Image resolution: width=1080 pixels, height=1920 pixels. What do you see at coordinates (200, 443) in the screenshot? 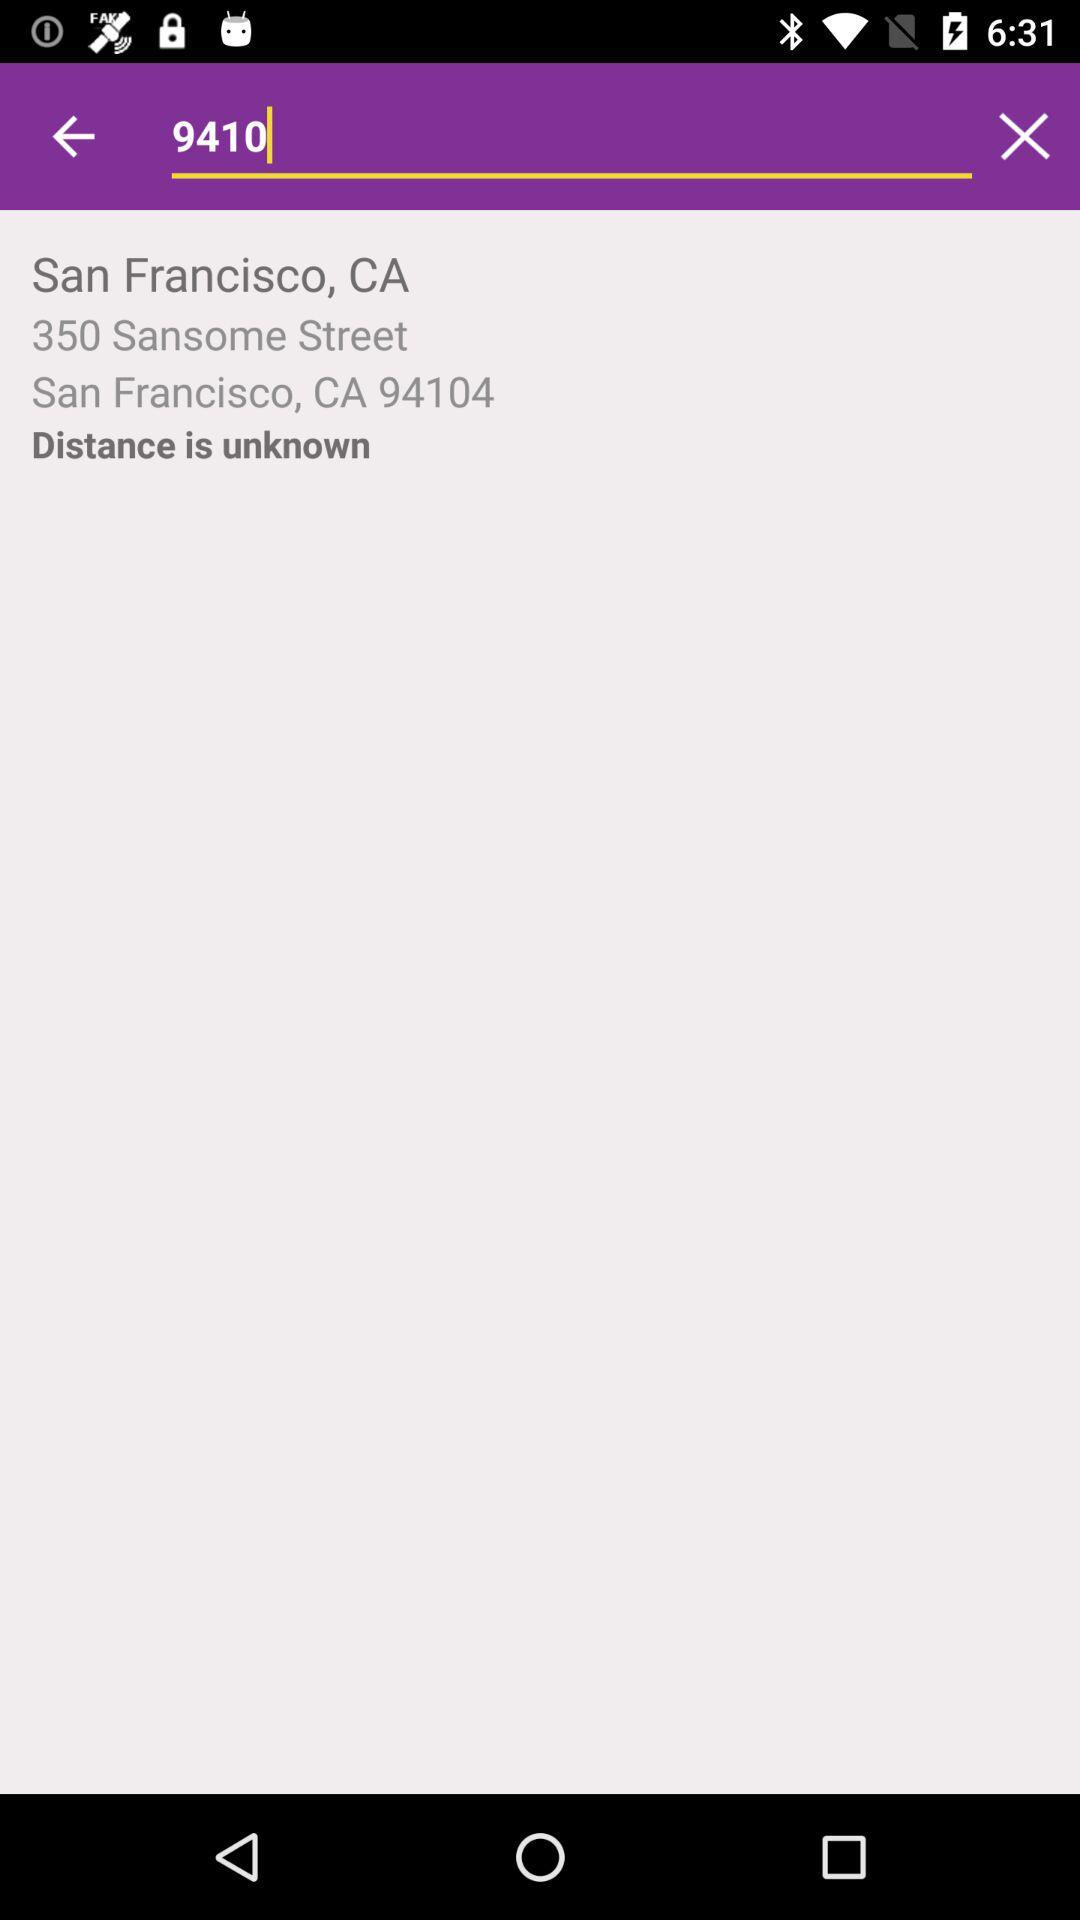
I see `distance is unknown item` at bounding box center [200, 443].